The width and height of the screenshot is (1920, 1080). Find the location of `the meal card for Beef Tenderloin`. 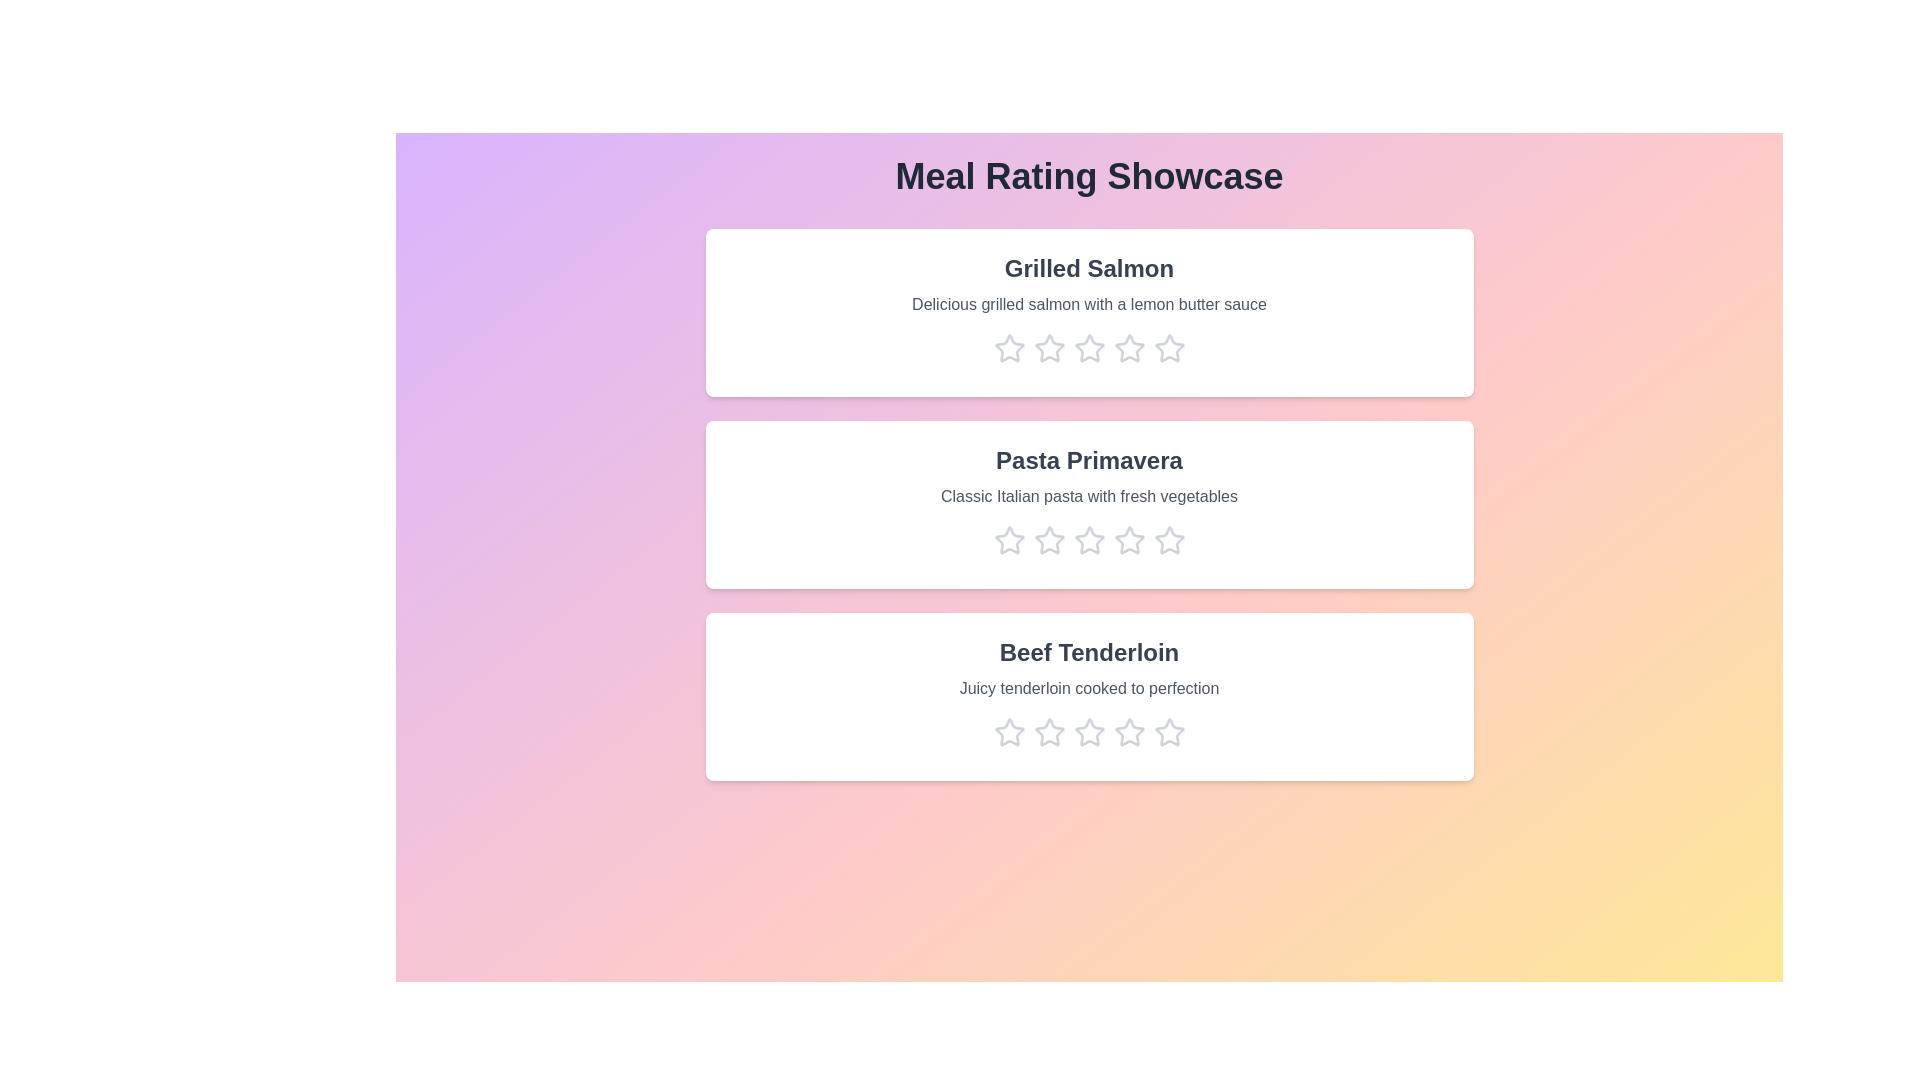

the meal card for Beef Tenderloin is located at coordinates (1088, 696).